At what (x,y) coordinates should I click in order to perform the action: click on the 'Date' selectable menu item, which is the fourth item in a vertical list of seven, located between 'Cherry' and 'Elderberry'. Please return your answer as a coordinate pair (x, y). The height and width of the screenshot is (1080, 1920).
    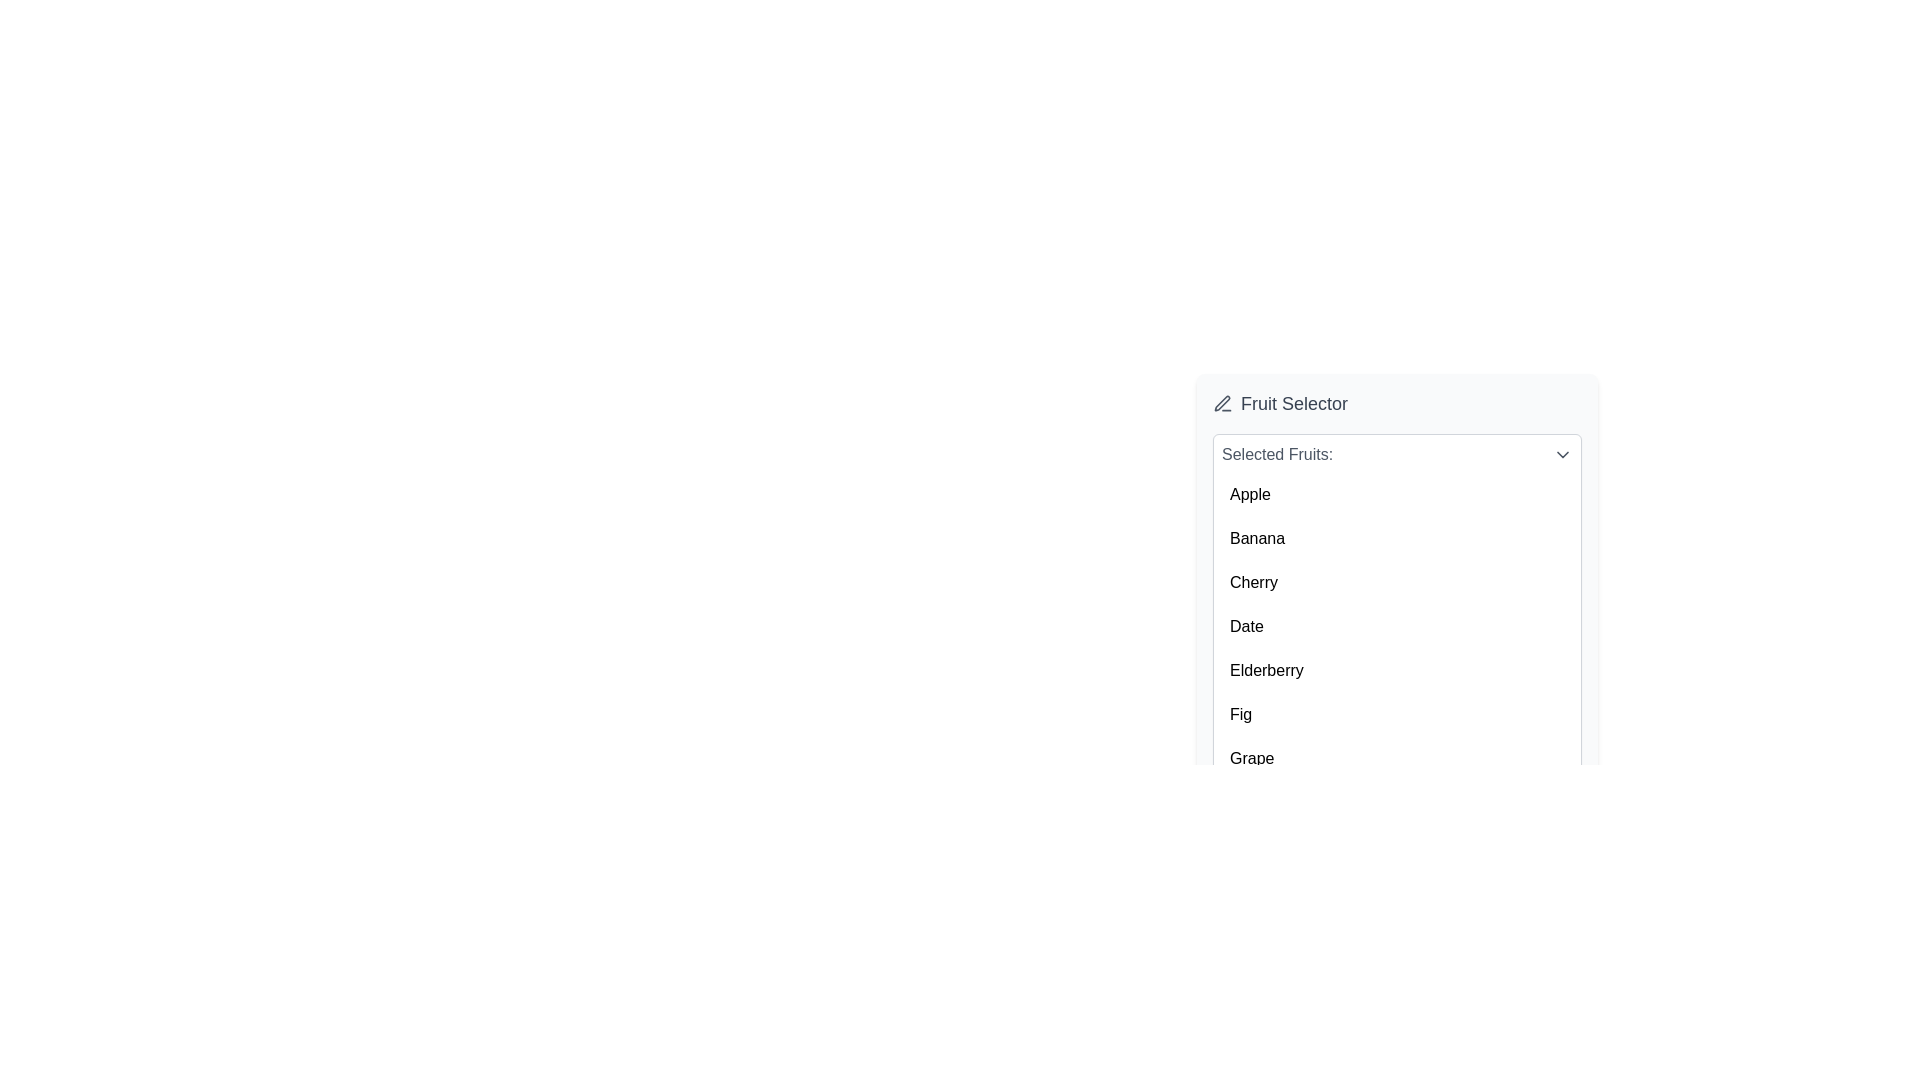
    Looking at the image, I should click on (1396, 626).